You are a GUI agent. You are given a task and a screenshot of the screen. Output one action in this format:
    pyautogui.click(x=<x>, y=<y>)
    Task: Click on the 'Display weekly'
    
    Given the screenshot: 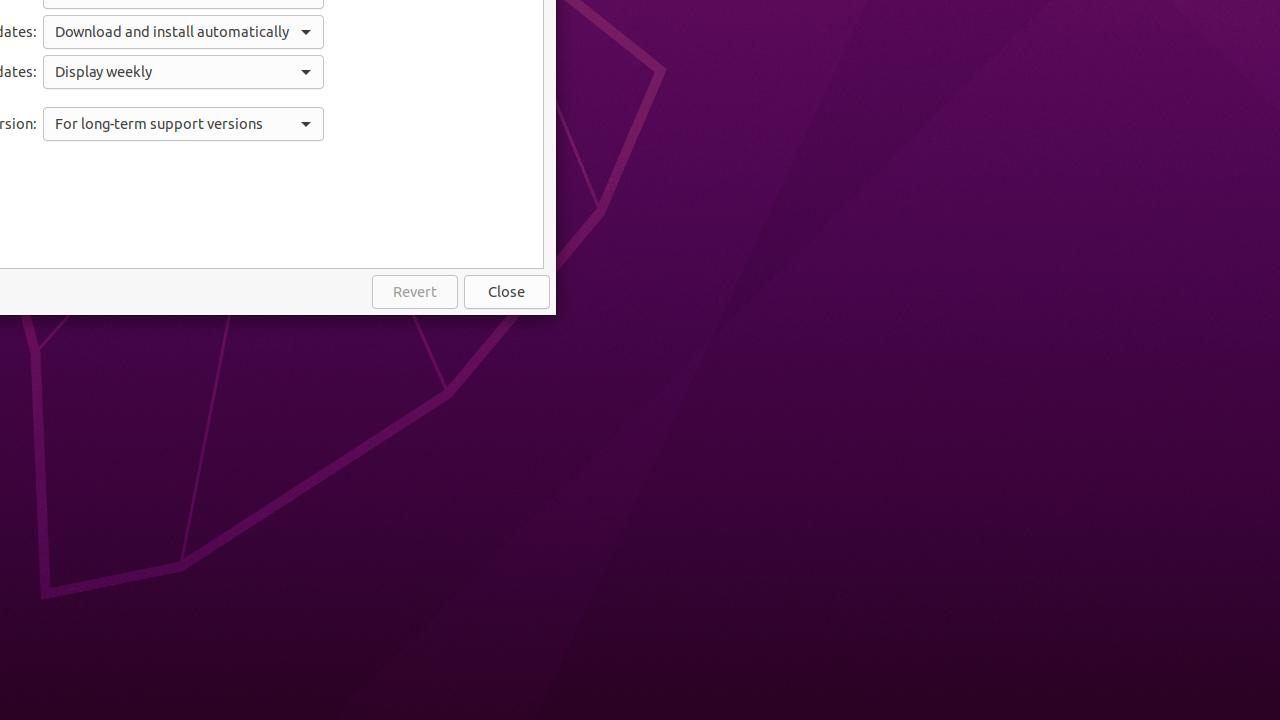 What is the action you would take?
    pyautogui.click(x=183, y=71)
    